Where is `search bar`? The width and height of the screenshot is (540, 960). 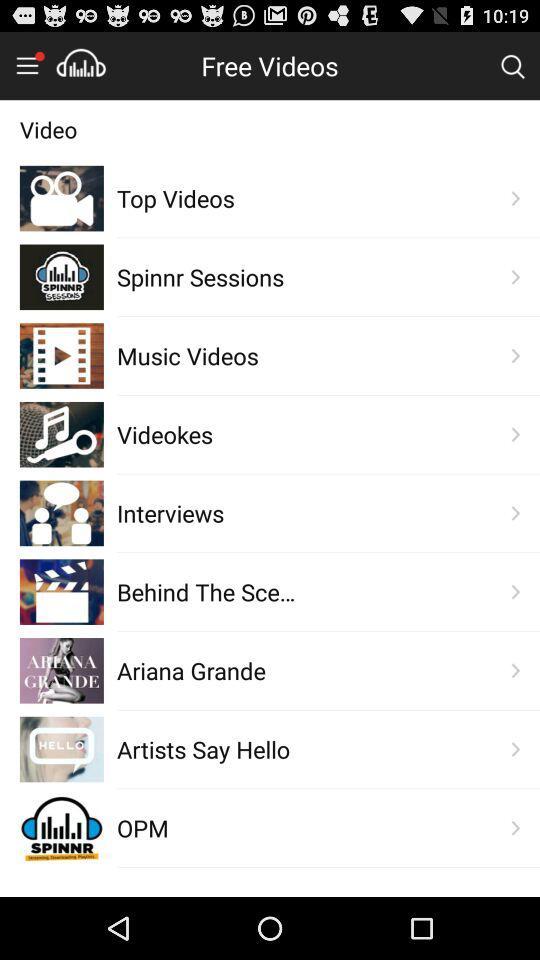 search bar is located at coordinates (512, 65).